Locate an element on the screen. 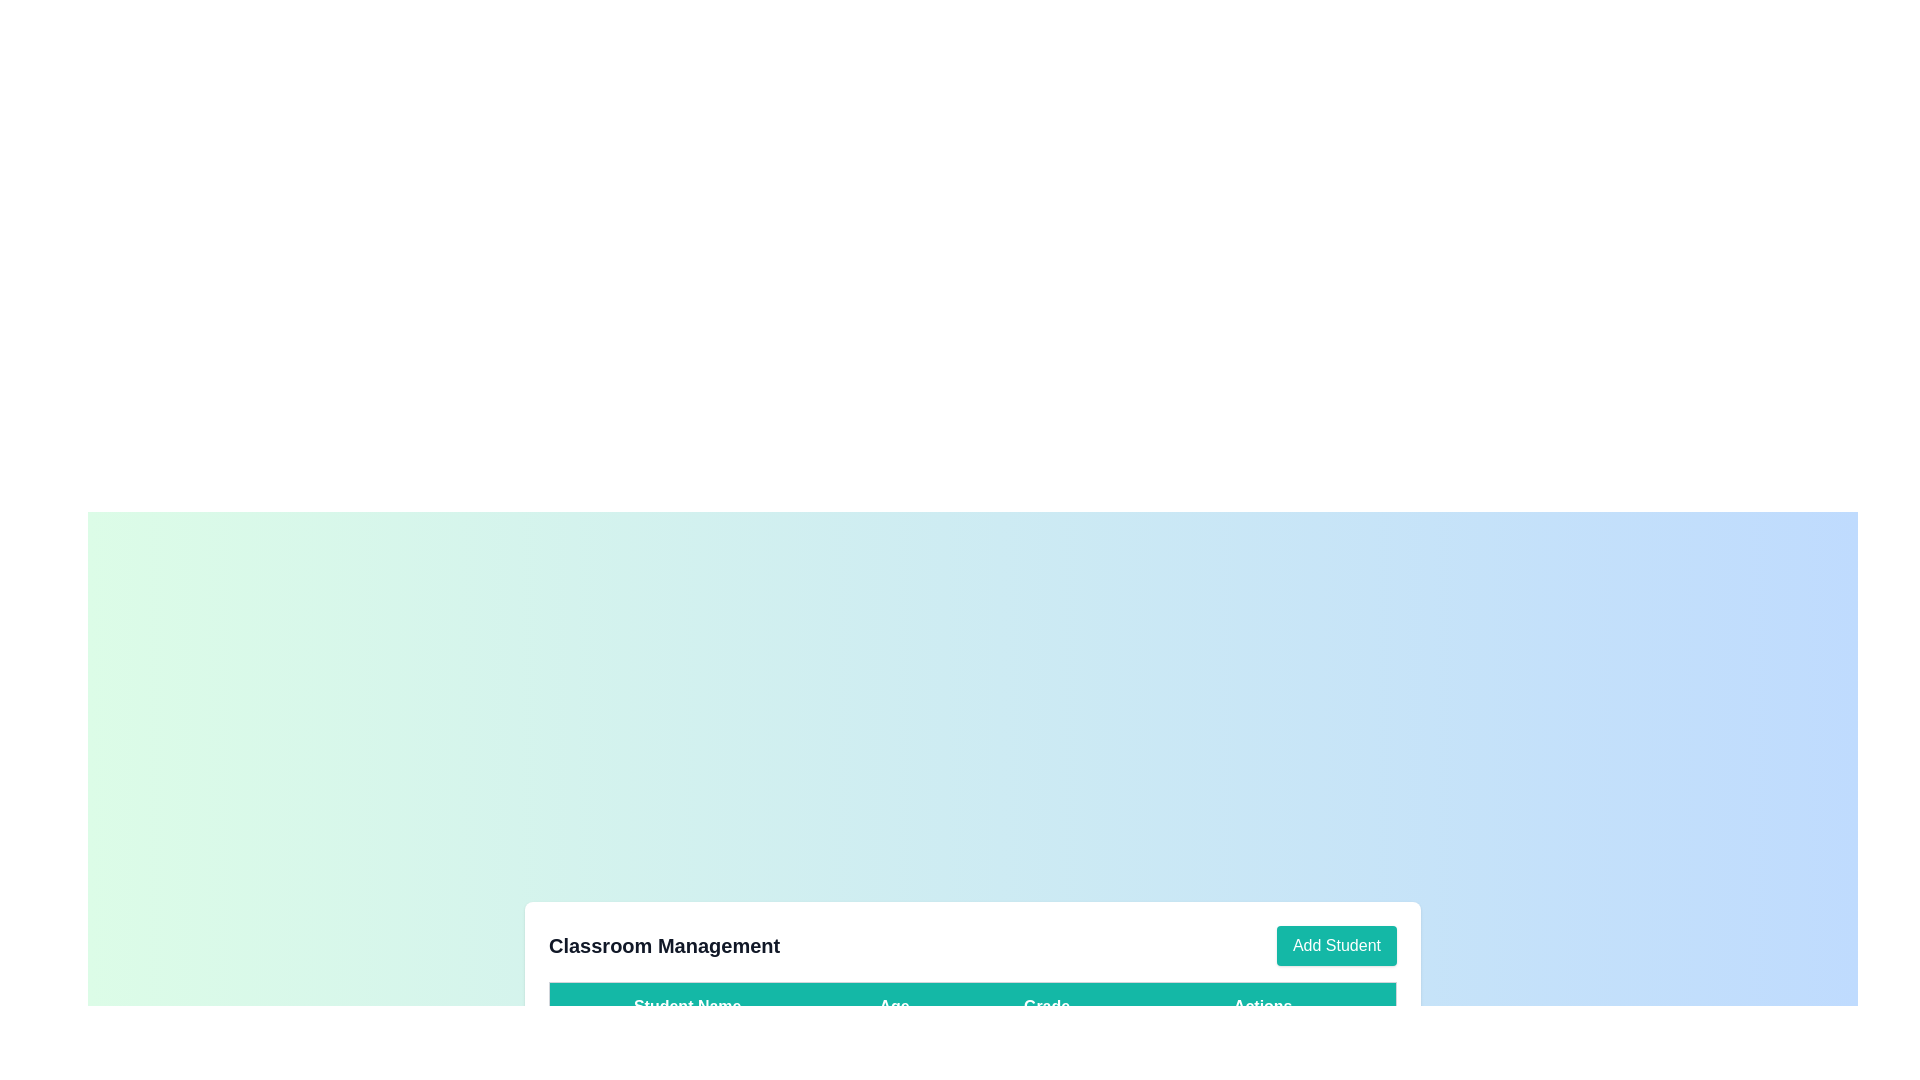 The height and width of the screenshot is (1080, 1920). the bold text label 'Classroom Management' which is styled as a section header in dark-gray color is located at coordinates (664, 945).